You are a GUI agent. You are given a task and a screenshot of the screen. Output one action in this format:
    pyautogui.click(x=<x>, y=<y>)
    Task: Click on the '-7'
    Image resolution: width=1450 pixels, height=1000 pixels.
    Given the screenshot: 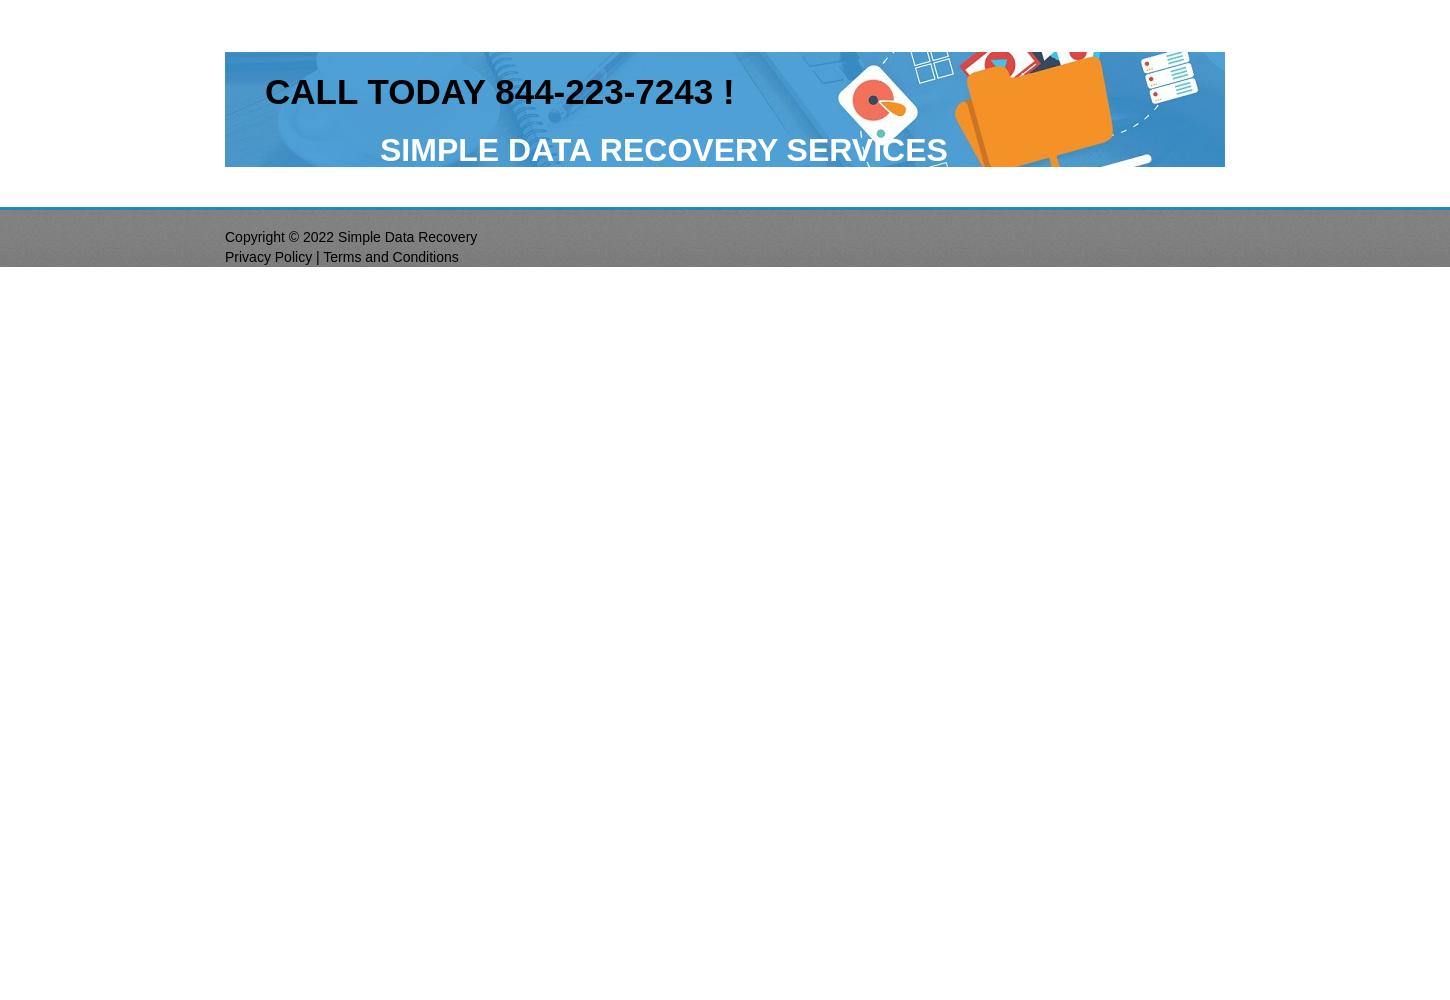 What is the action you would take?
    pyautogui.click(x=637, y=90)
    